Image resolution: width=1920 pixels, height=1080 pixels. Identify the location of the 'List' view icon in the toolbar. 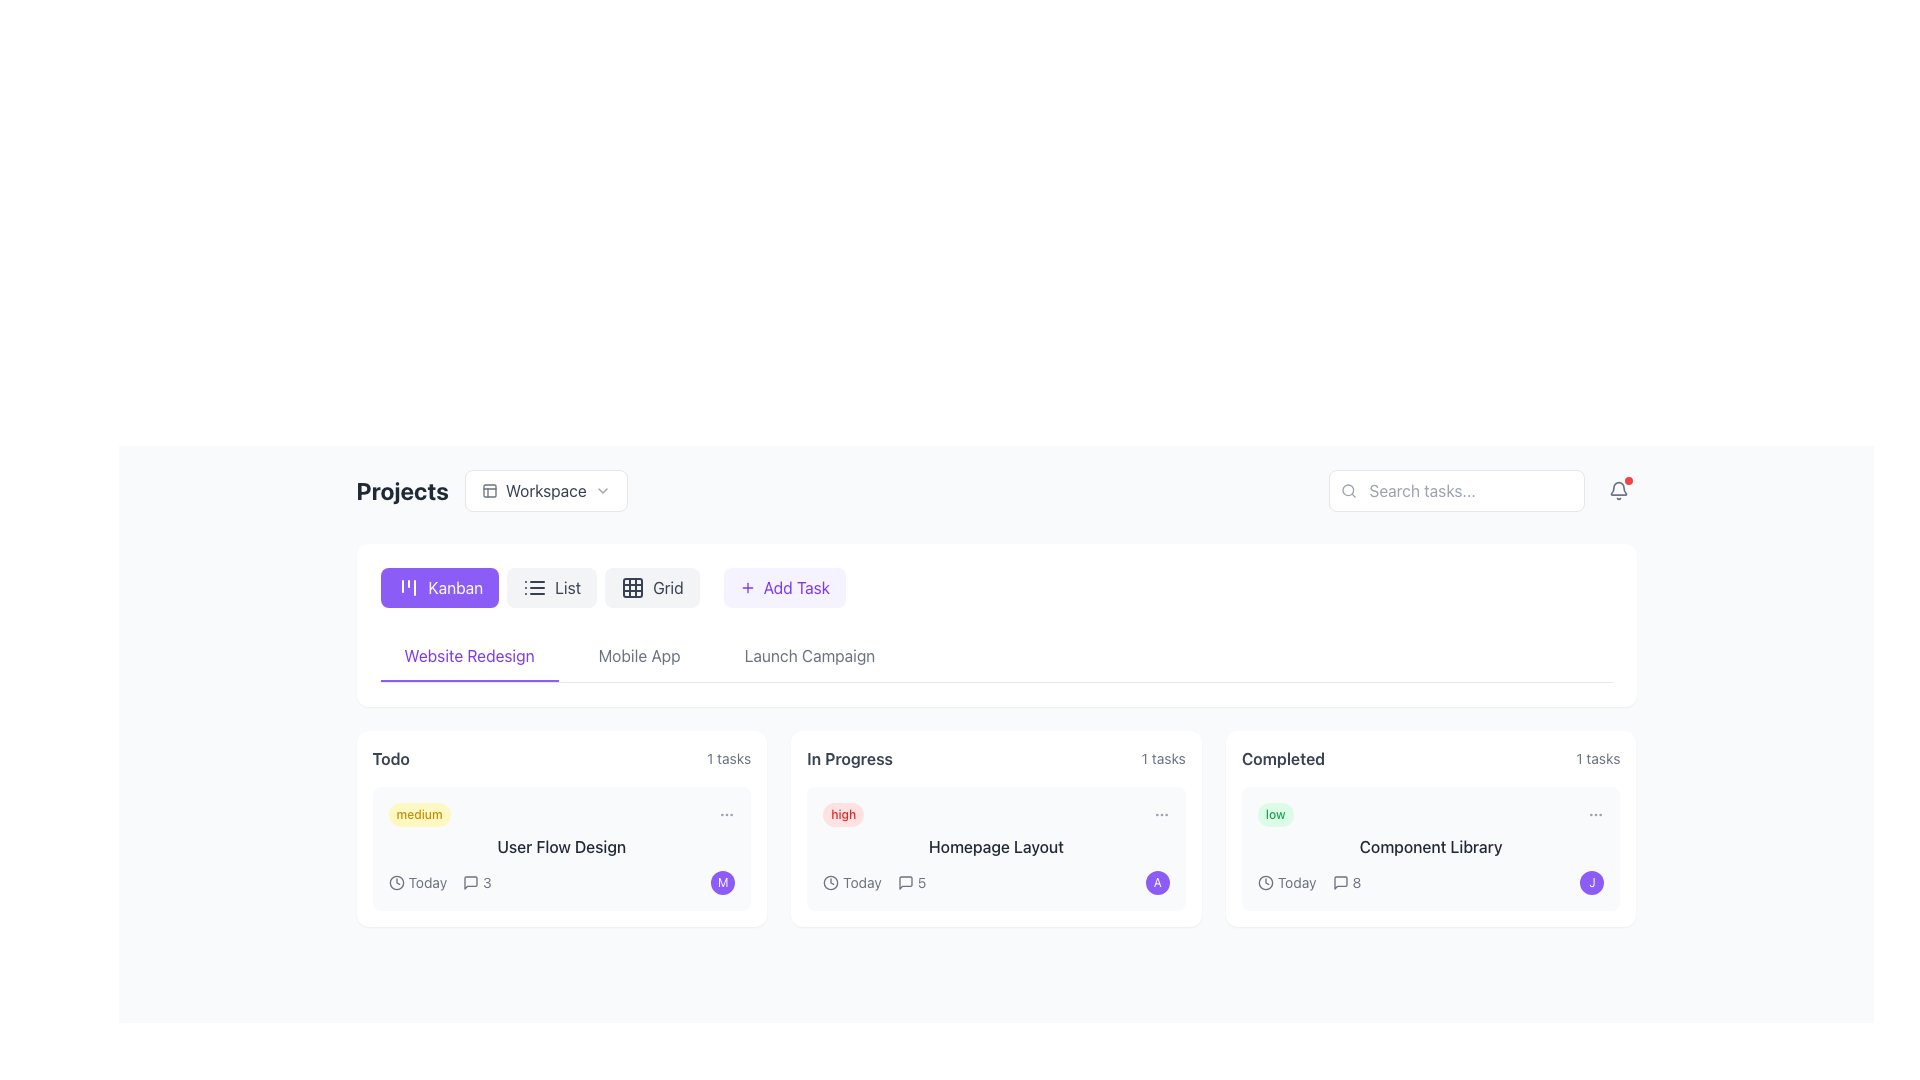
(535, 586).